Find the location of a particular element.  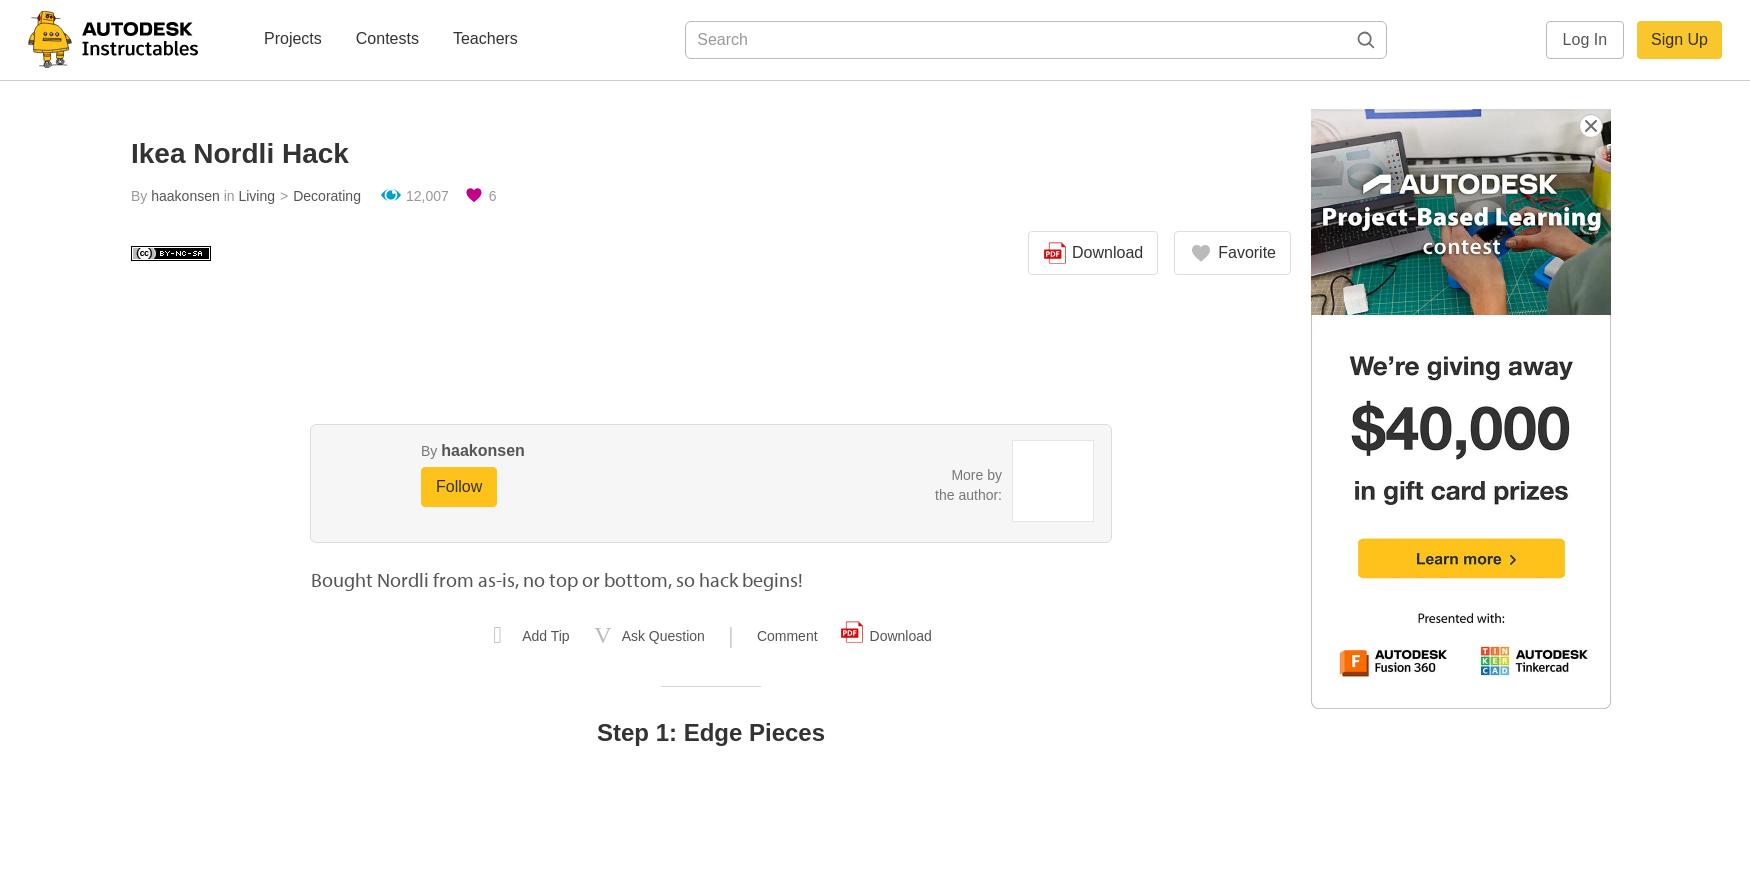

'Step 1: Edge Pieces' is located at coordinates (710, 732).